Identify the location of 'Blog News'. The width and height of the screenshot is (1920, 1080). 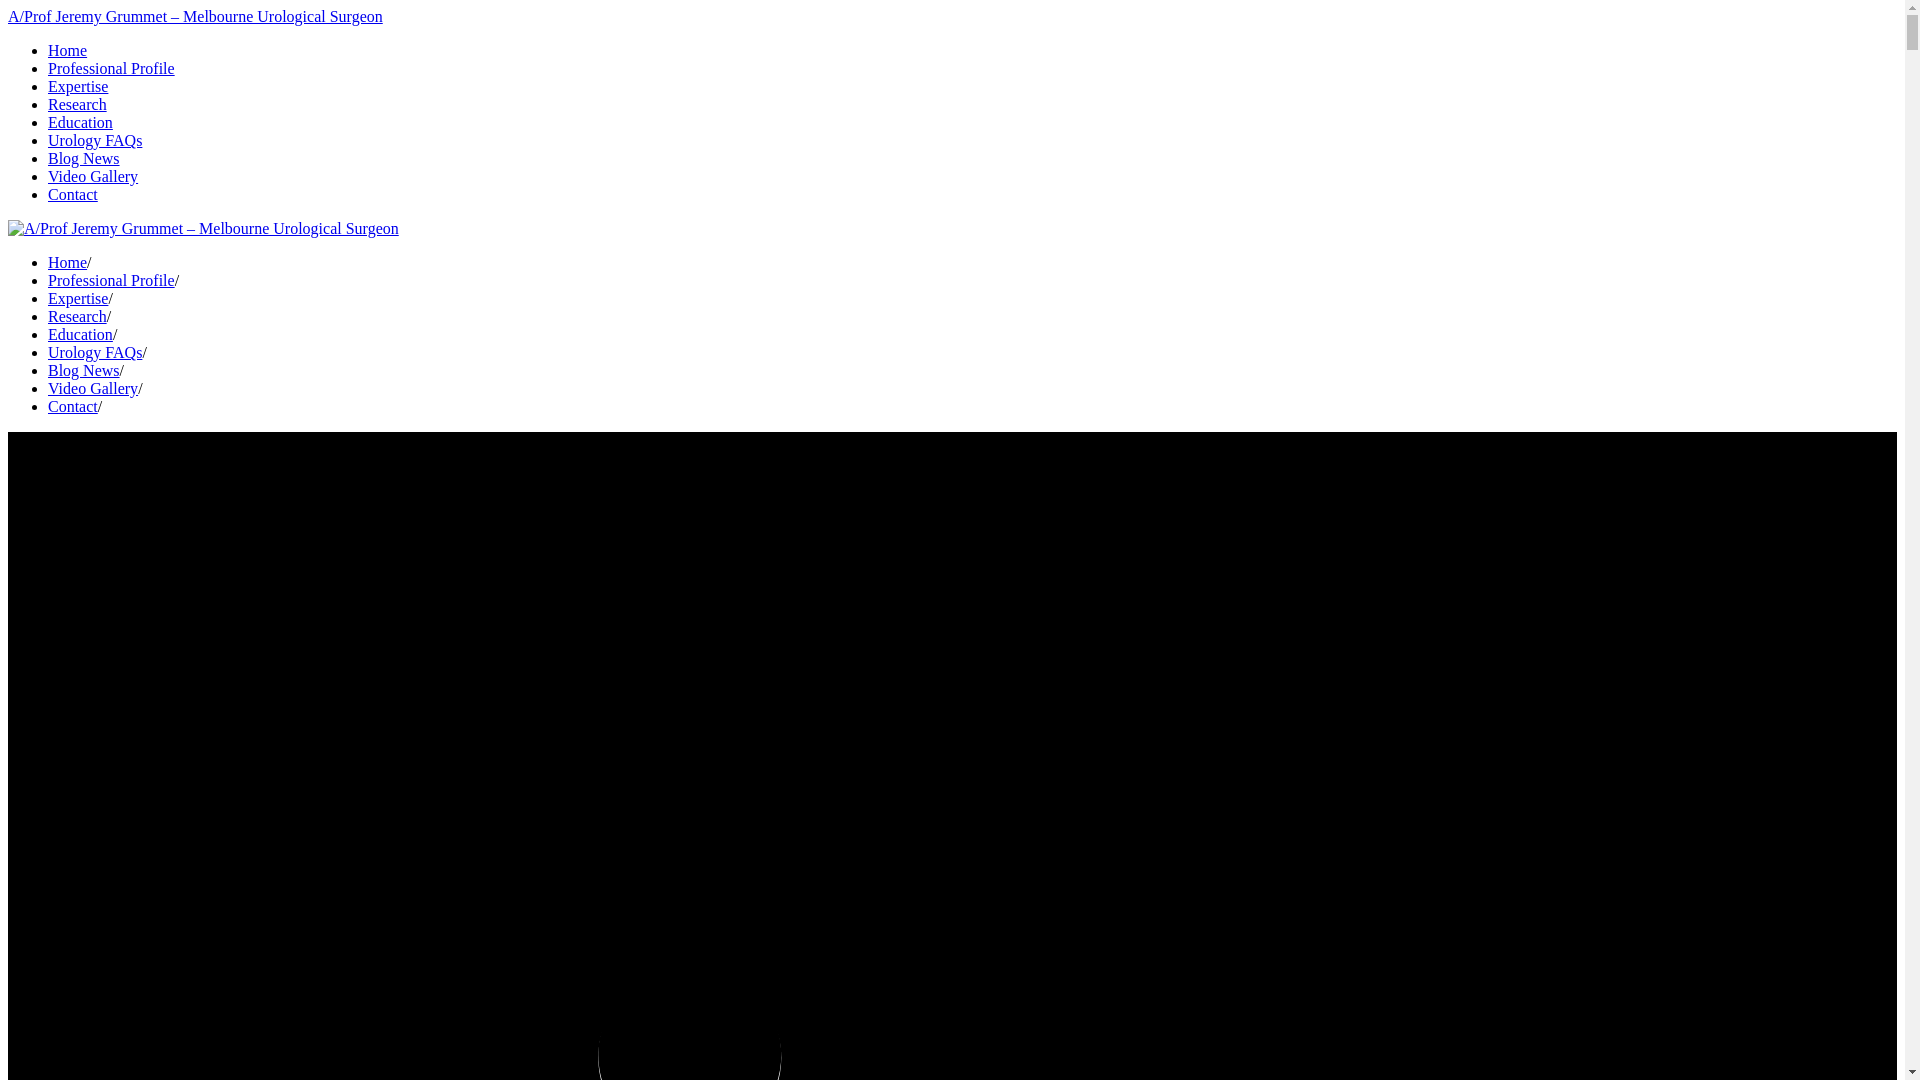
(82, 157).